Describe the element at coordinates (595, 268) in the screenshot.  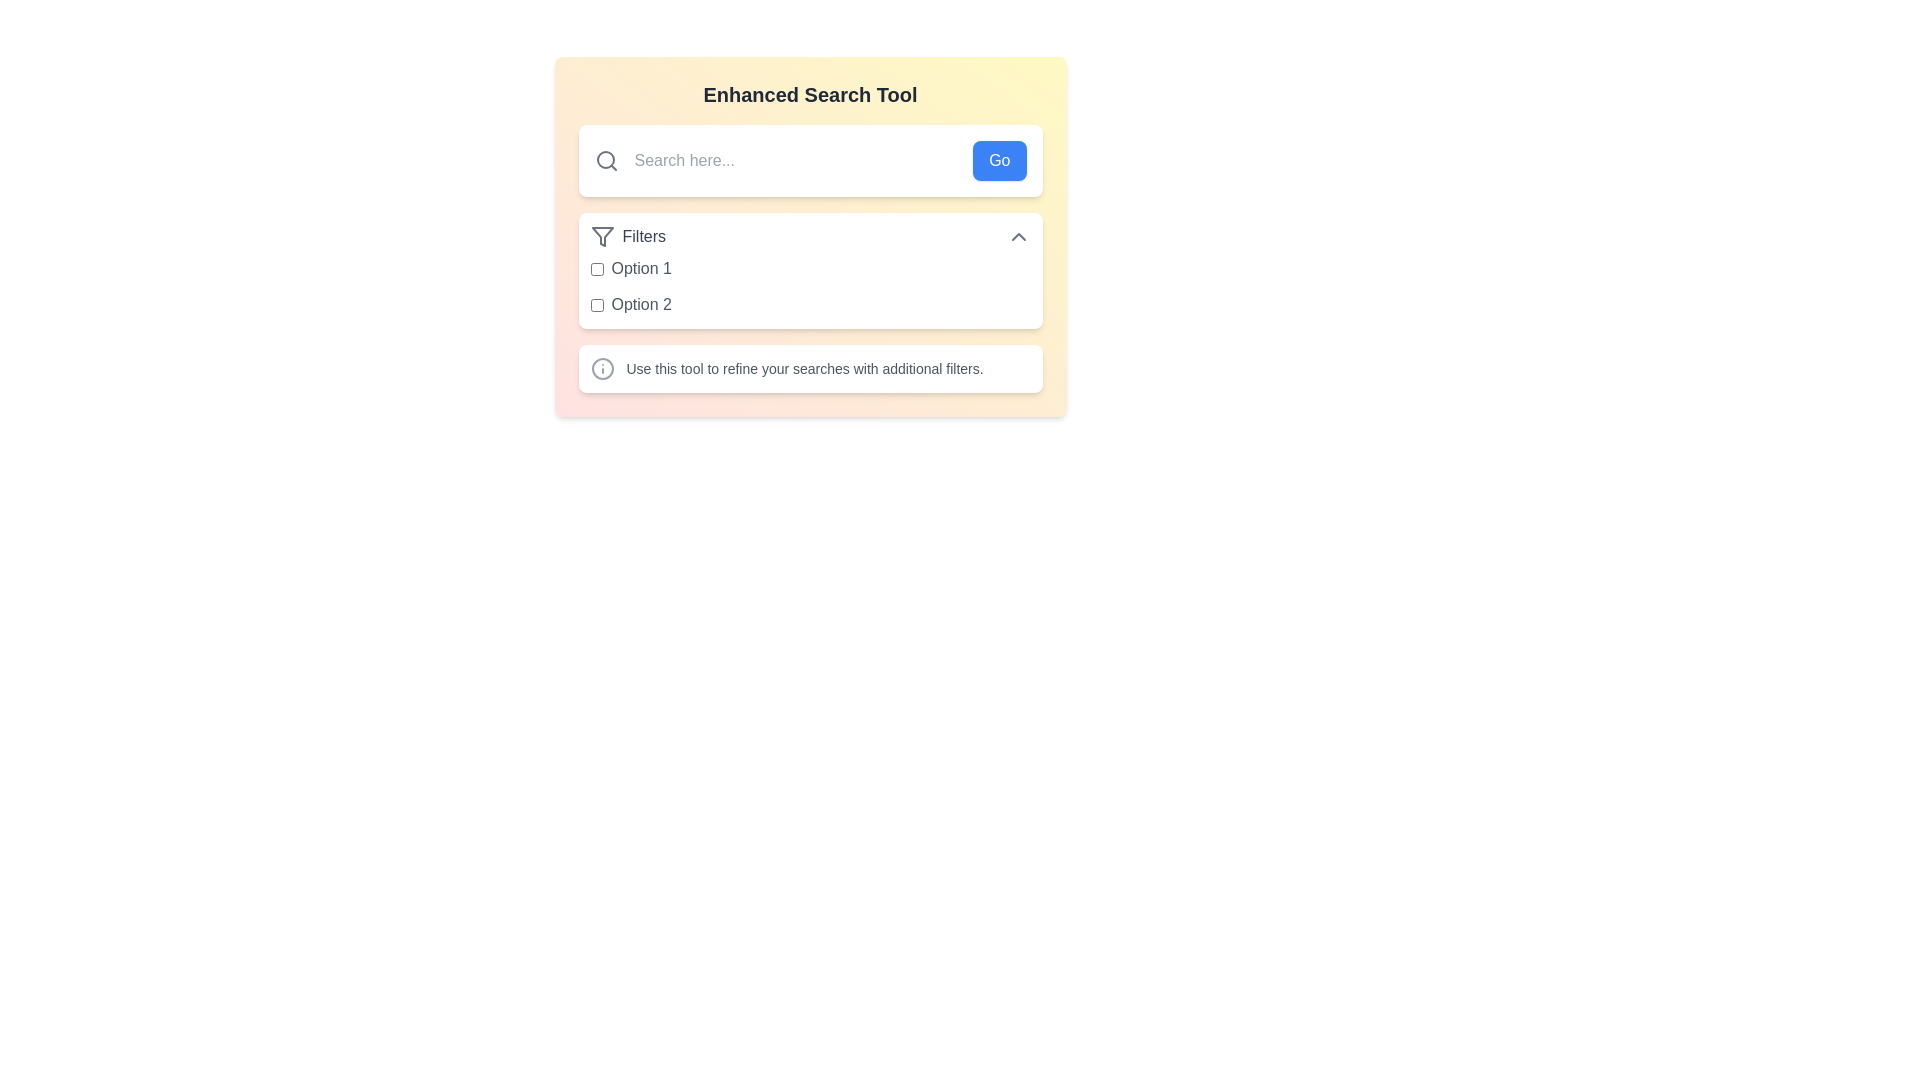
I see `the blue rounded checkbox located to the left of the label 'Option 1' in the Enhanced Search Tool interface` at that location.